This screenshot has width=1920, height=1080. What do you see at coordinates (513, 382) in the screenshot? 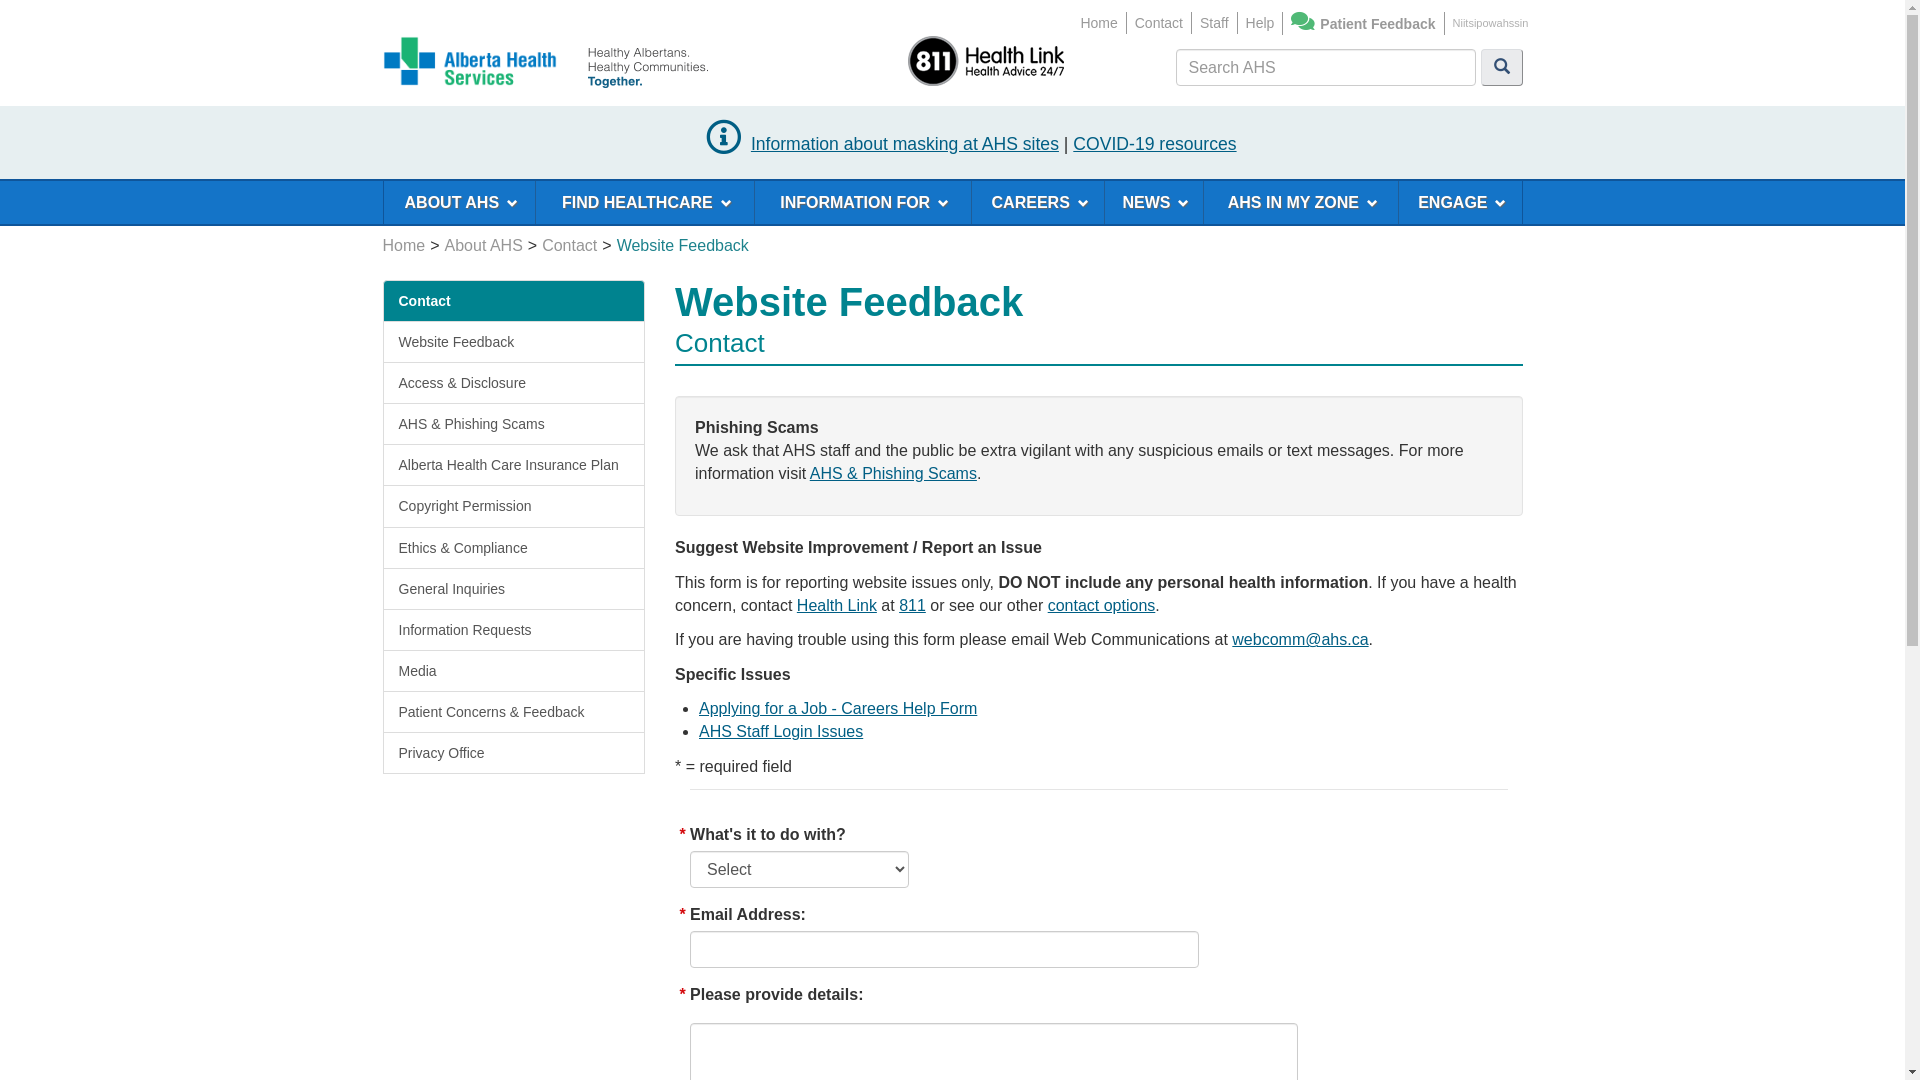
I see `'Access & Disclosure'` at bounding box center [513, 382].